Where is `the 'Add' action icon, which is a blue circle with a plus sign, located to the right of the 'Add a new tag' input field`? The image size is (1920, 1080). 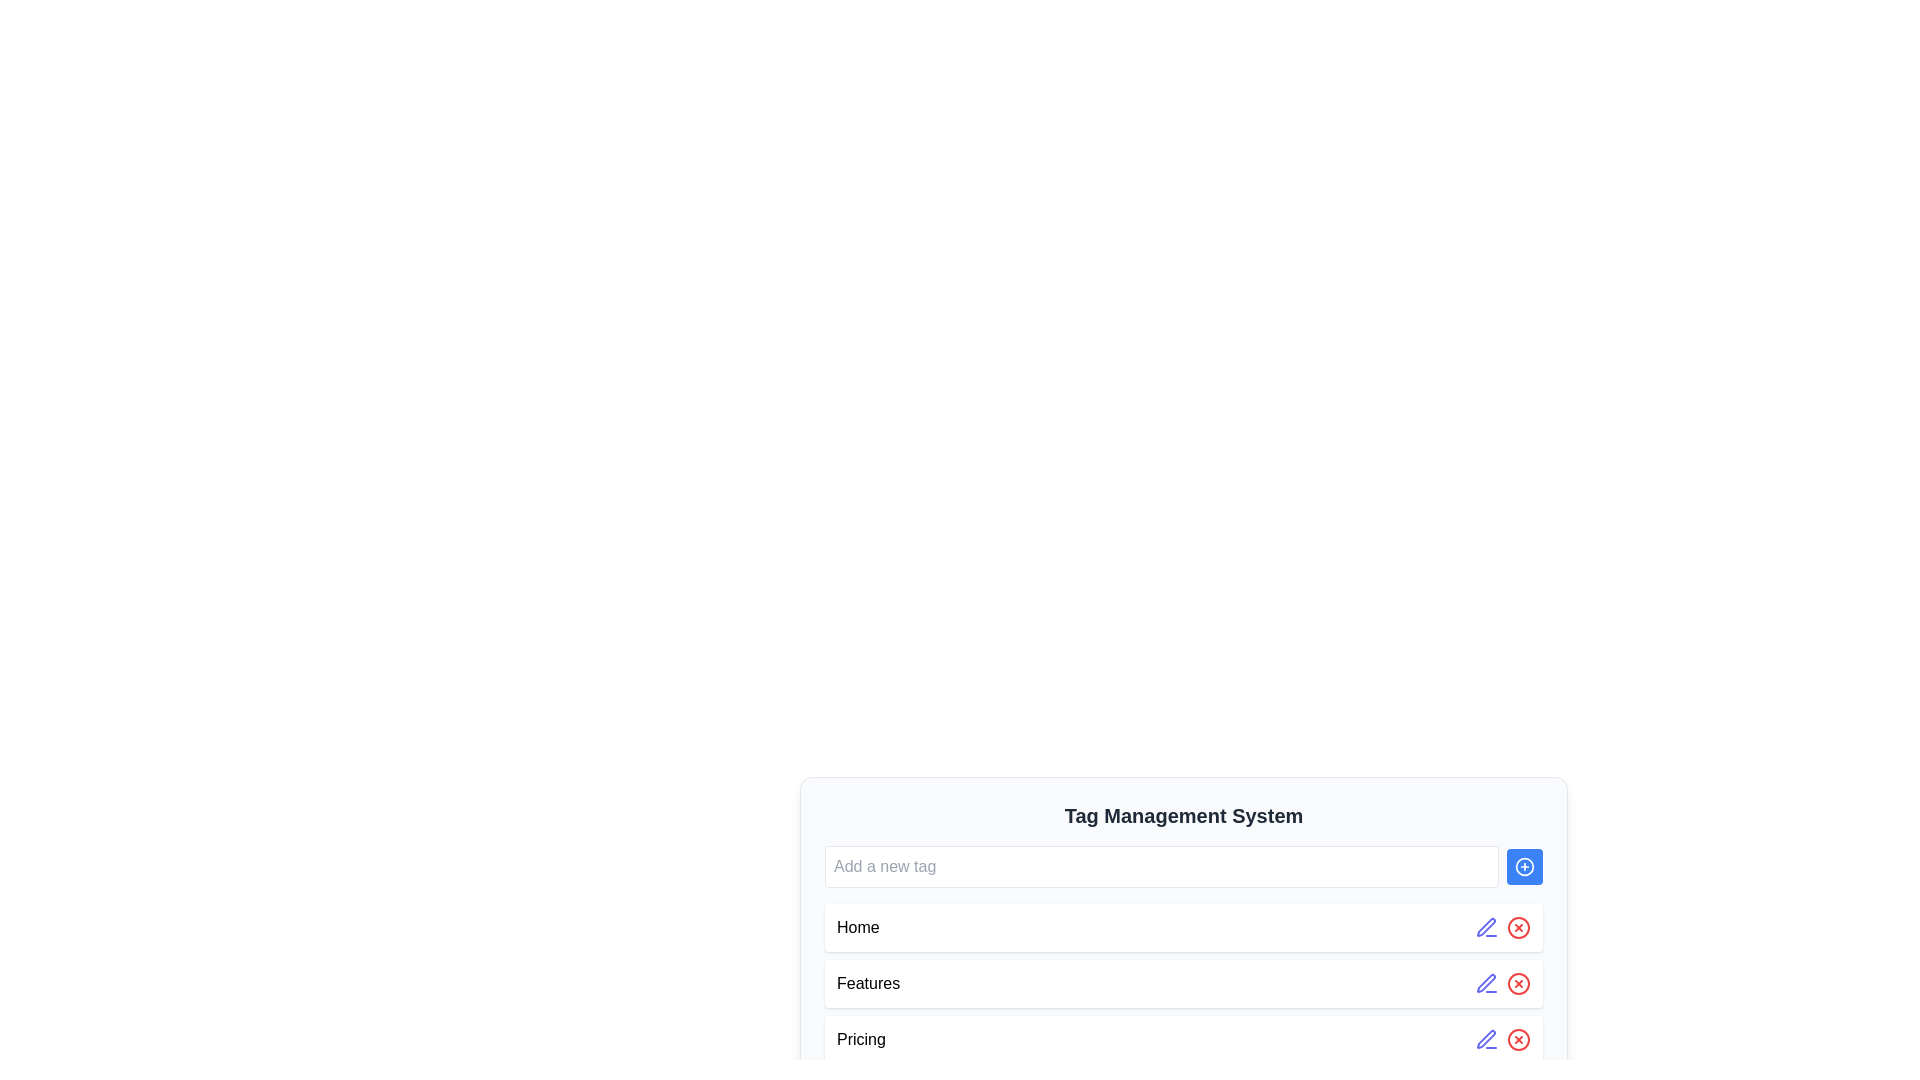
the 'Add' action icon, which is a blue circle with a plus sign, located to the right of the 'Add a new tag' input field is located at coordinates (1524, 866).